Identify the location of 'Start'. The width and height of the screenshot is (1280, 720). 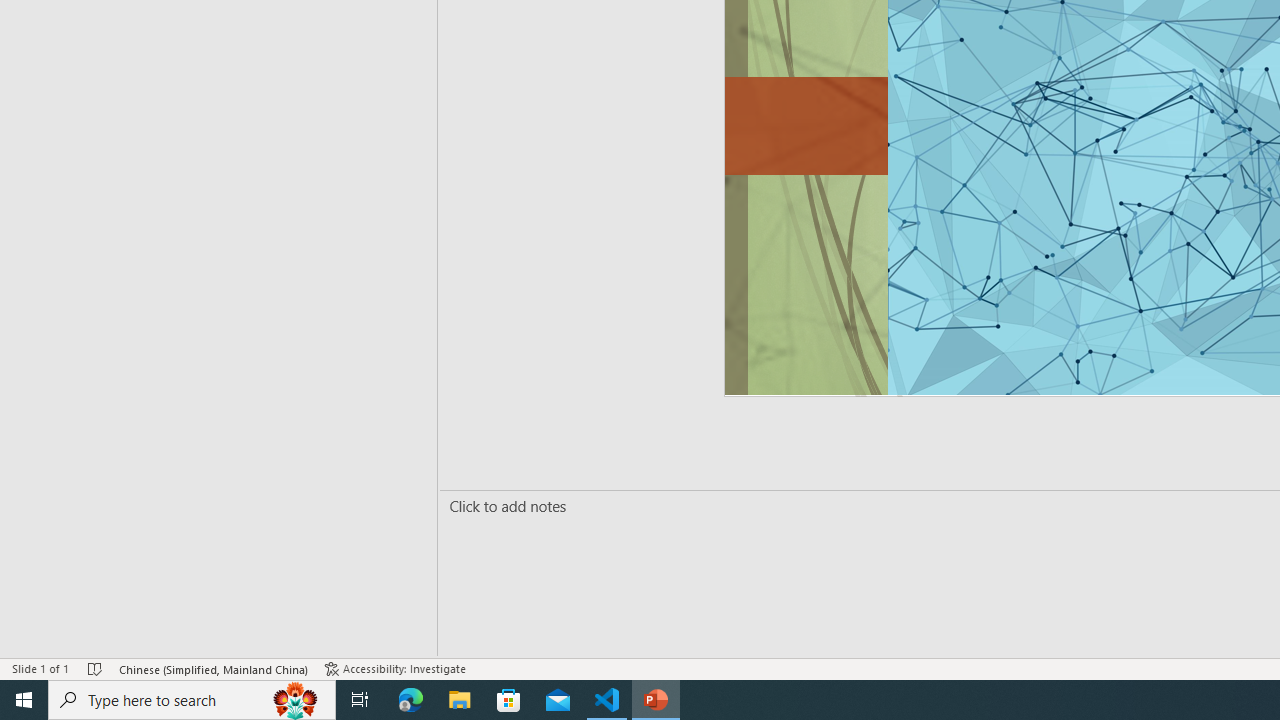
(24, 698).